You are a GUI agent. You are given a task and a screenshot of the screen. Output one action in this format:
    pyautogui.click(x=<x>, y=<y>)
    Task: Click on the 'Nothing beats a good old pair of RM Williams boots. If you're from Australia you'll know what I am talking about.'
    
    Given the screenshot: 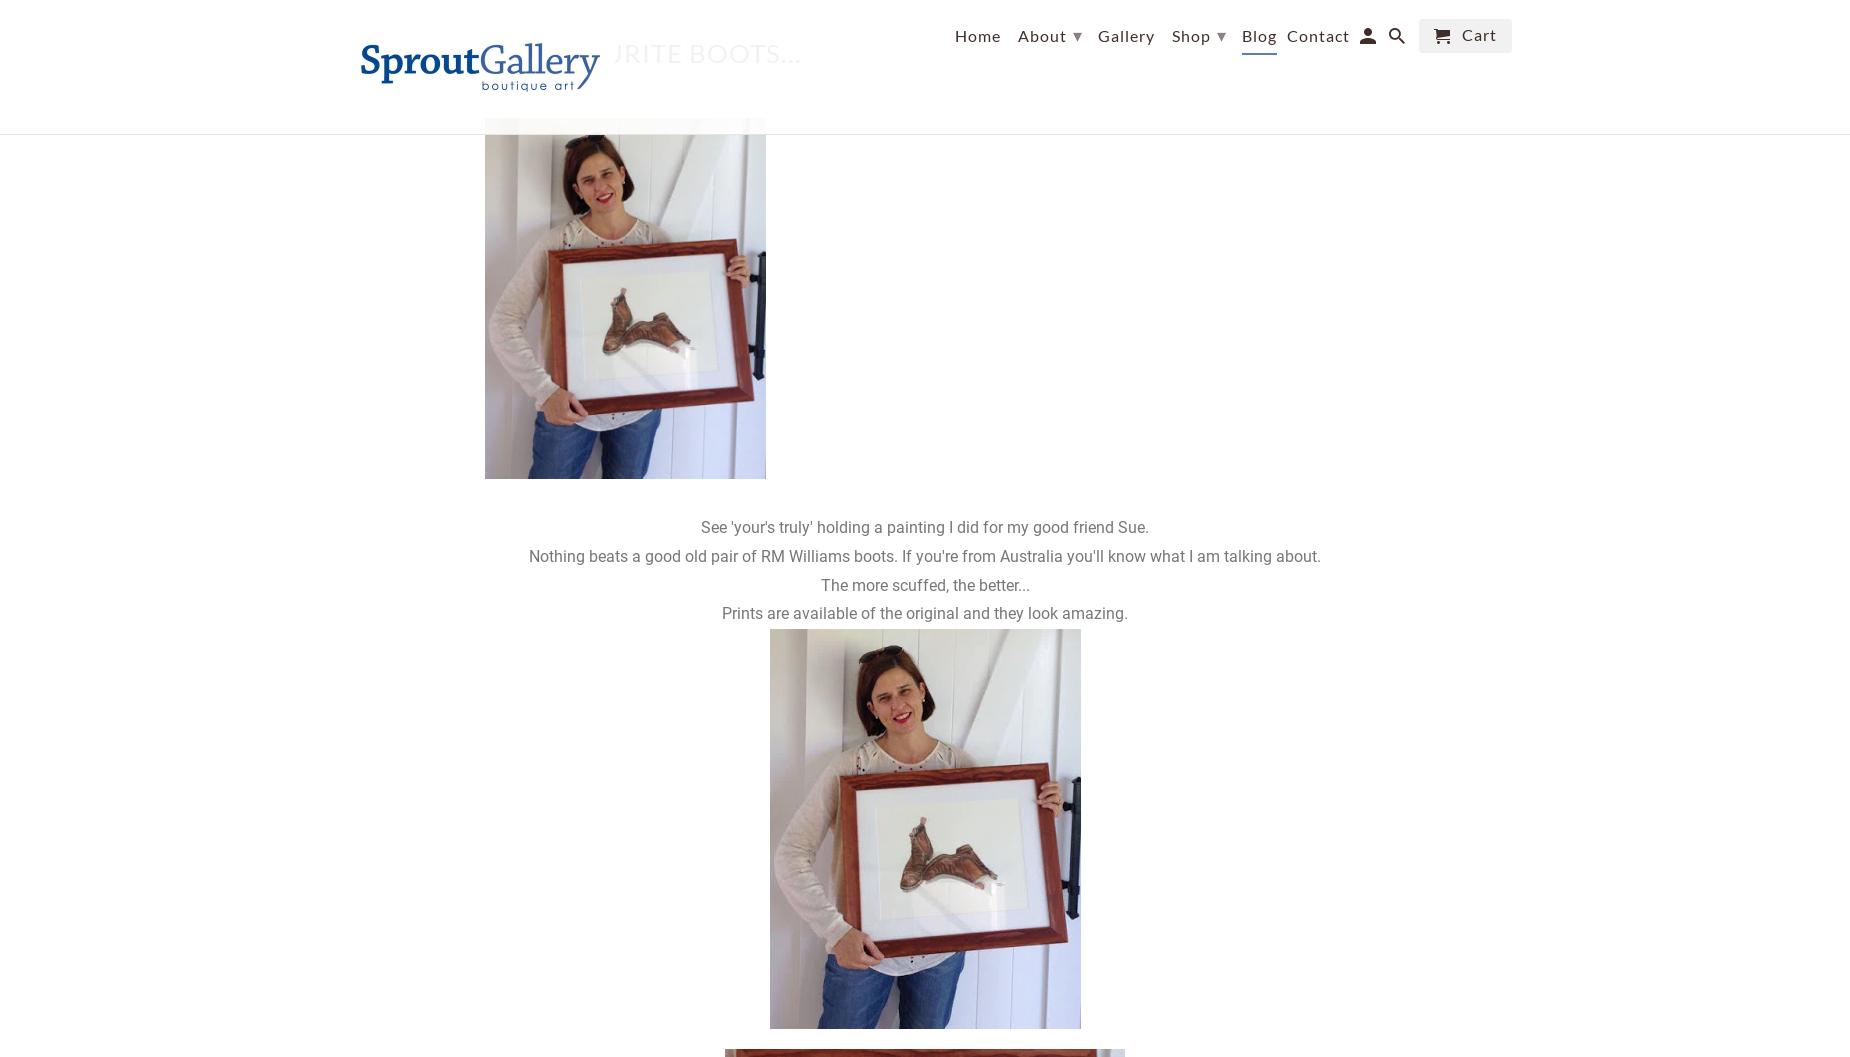 What is the action you would take?
    pyautogui.click(x=925, y=554)
    